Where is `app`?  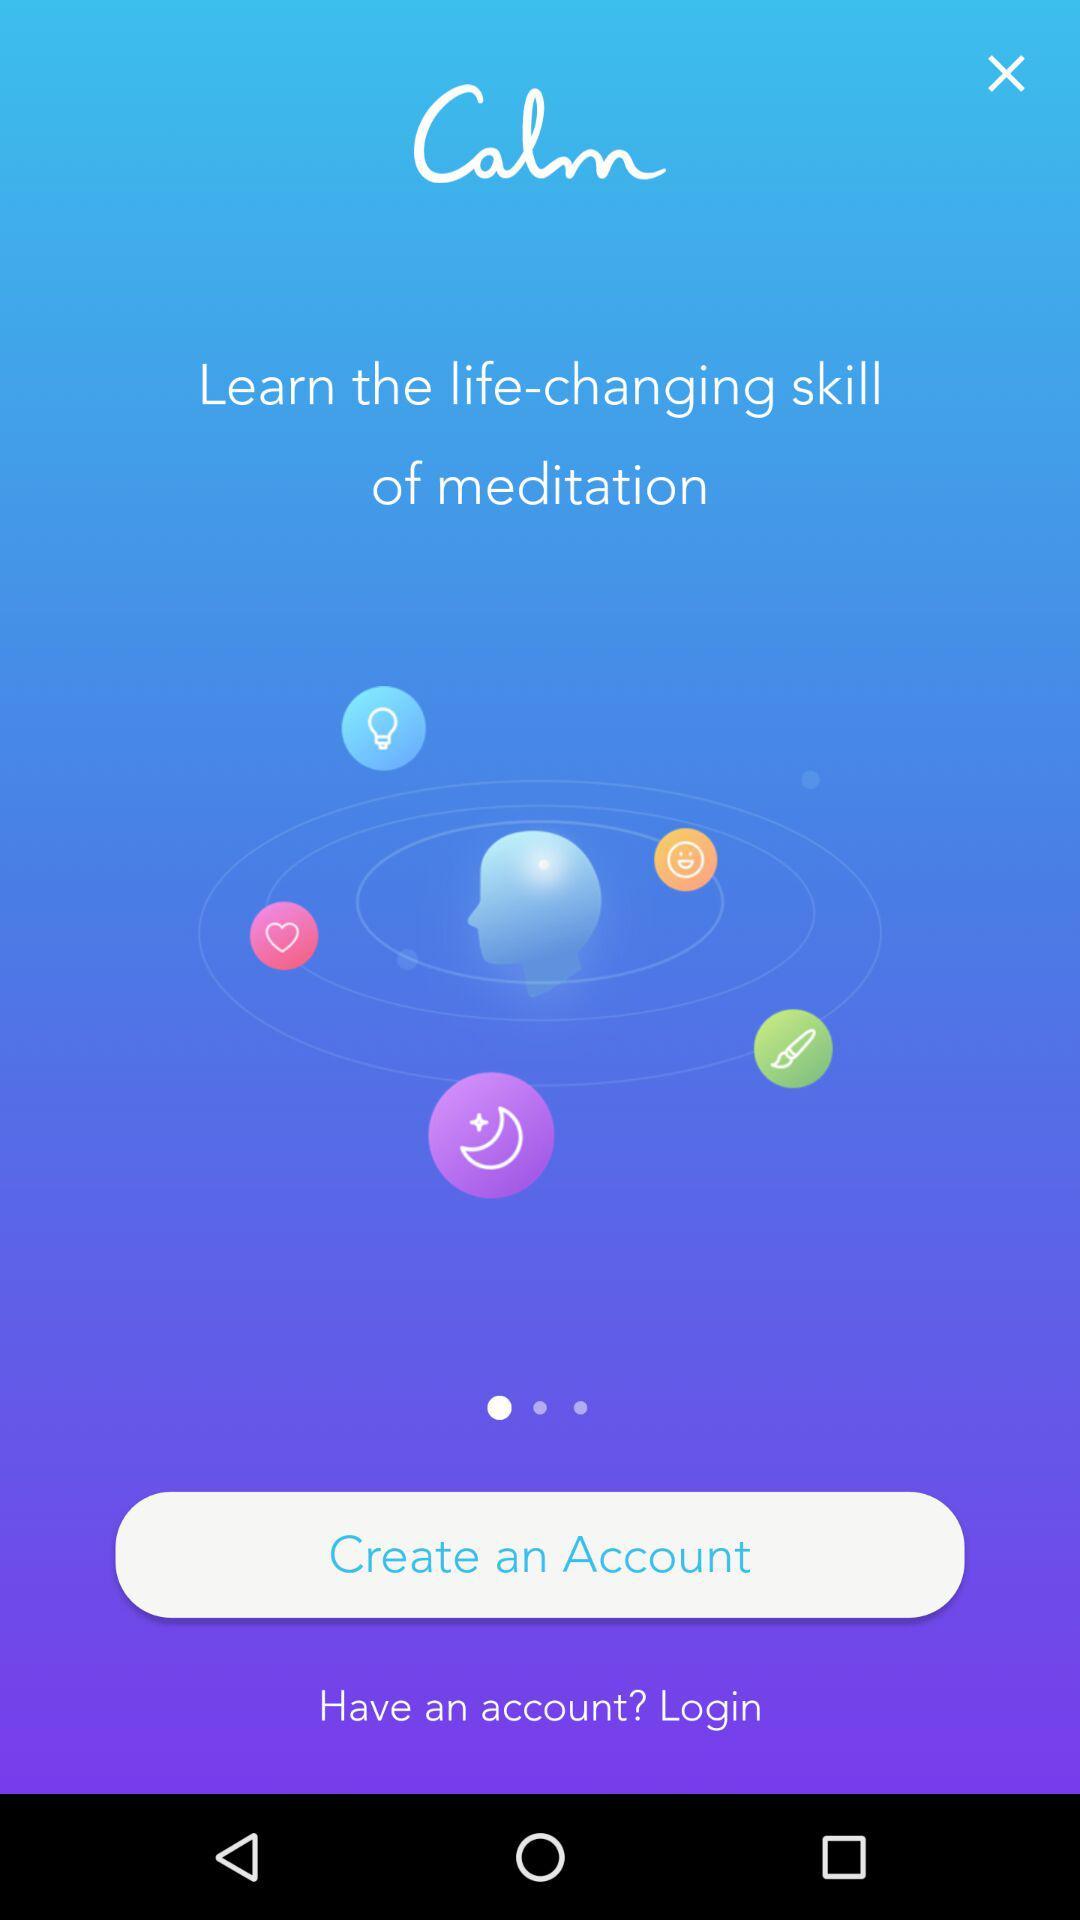 app is located at coordinates (1006, 73).